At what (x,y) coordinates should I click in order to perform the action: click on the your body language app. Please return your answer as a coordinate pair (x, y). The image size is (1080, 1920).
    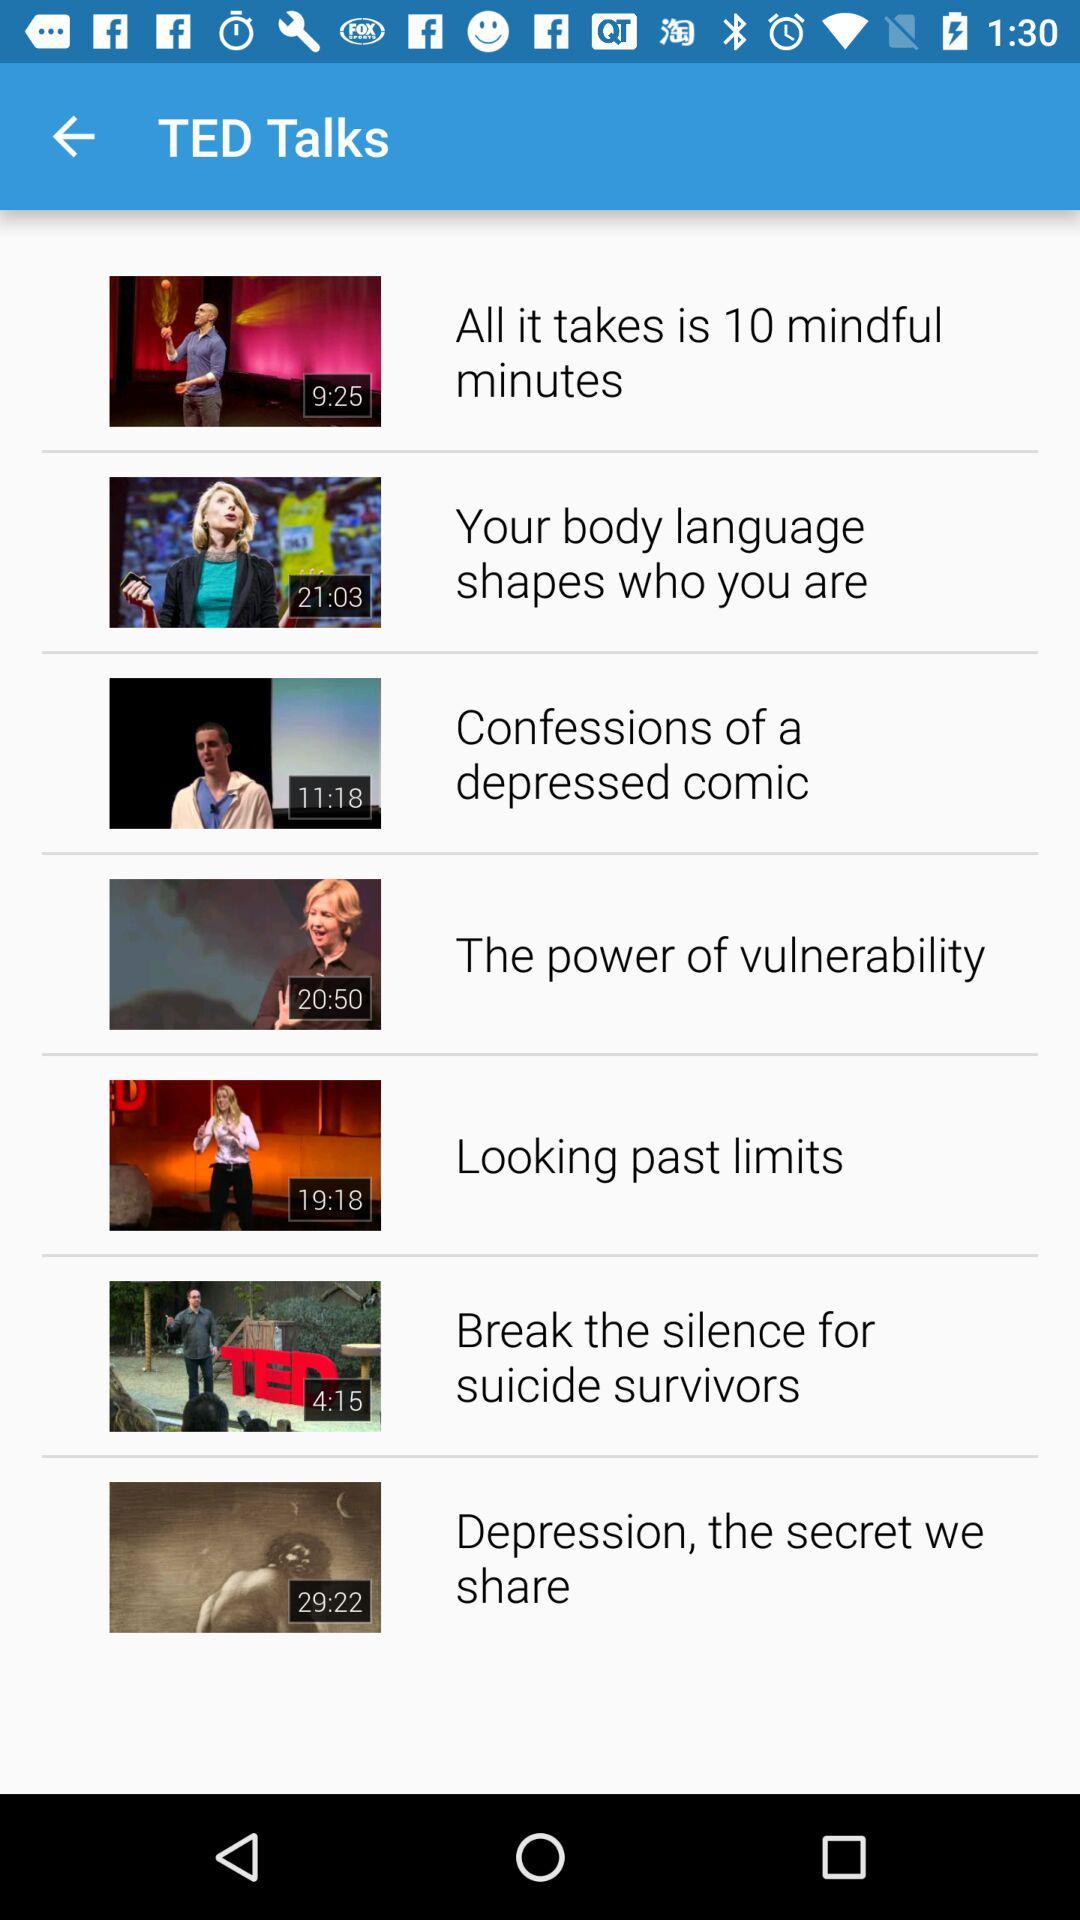
    Looking at the image, I should click on (739, 552).